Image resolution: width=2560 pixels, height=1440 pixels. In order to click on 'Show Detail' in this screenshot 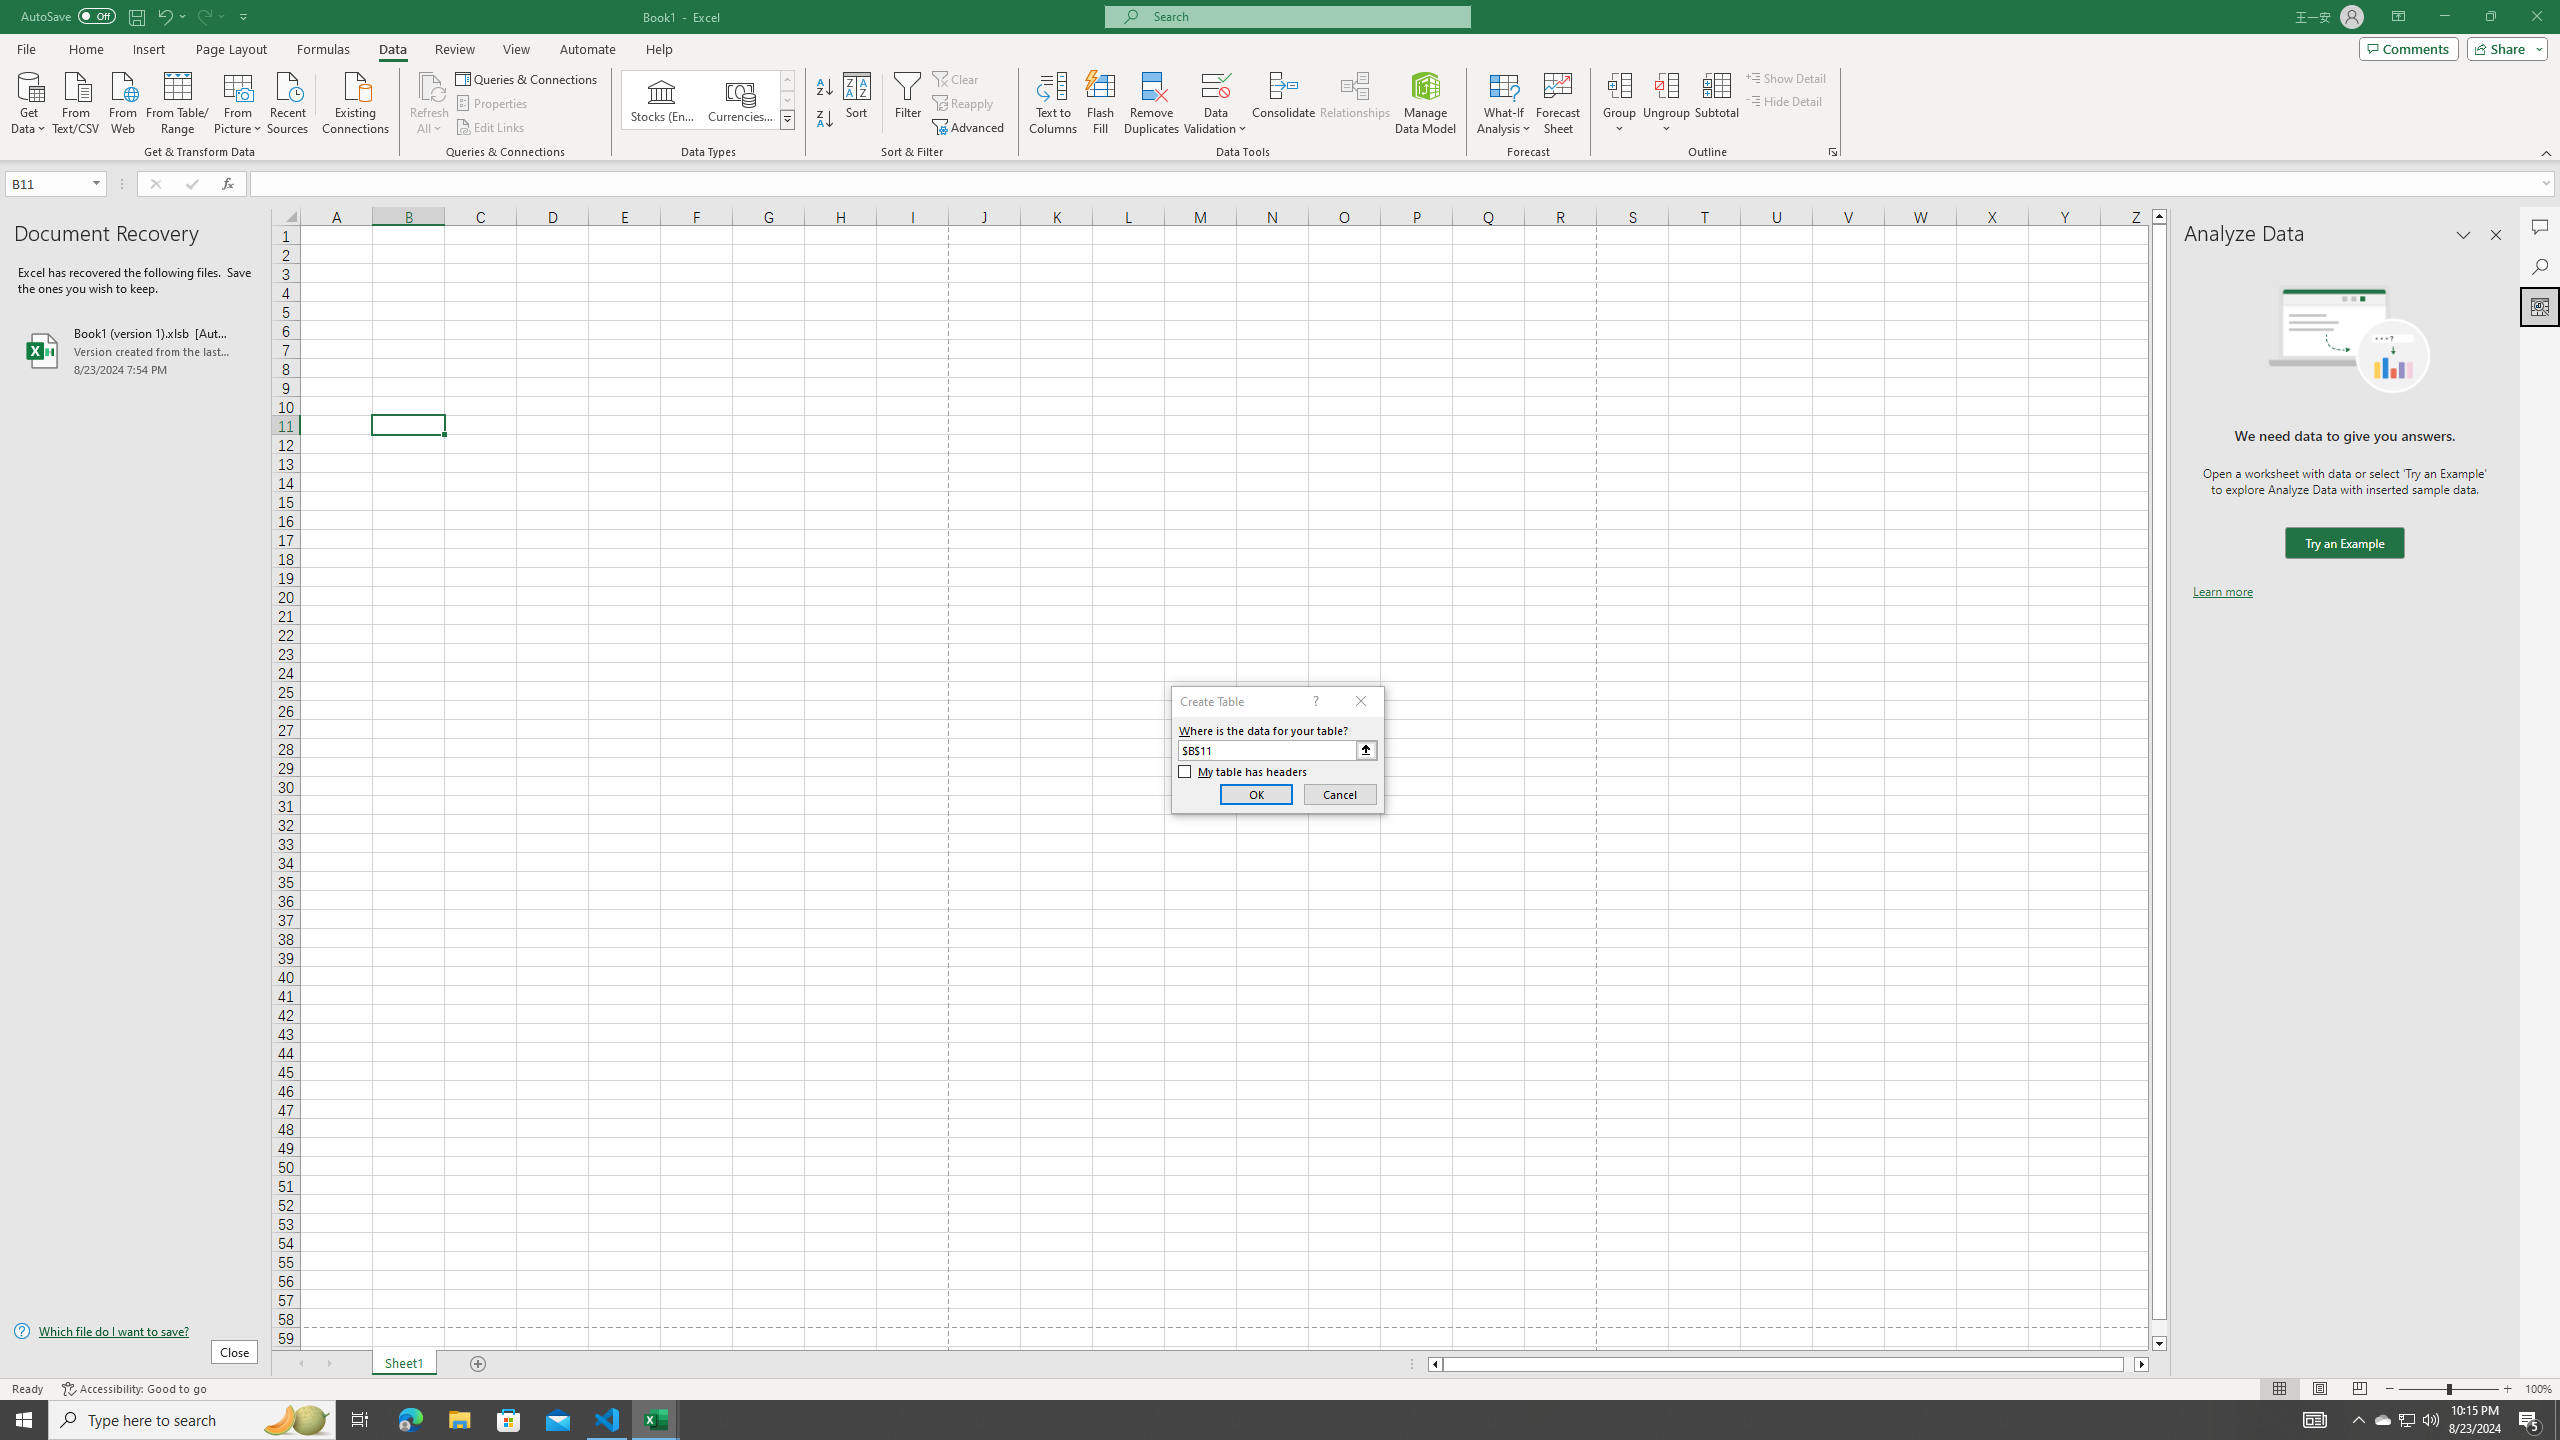, I will do `click(1785, 77)`.